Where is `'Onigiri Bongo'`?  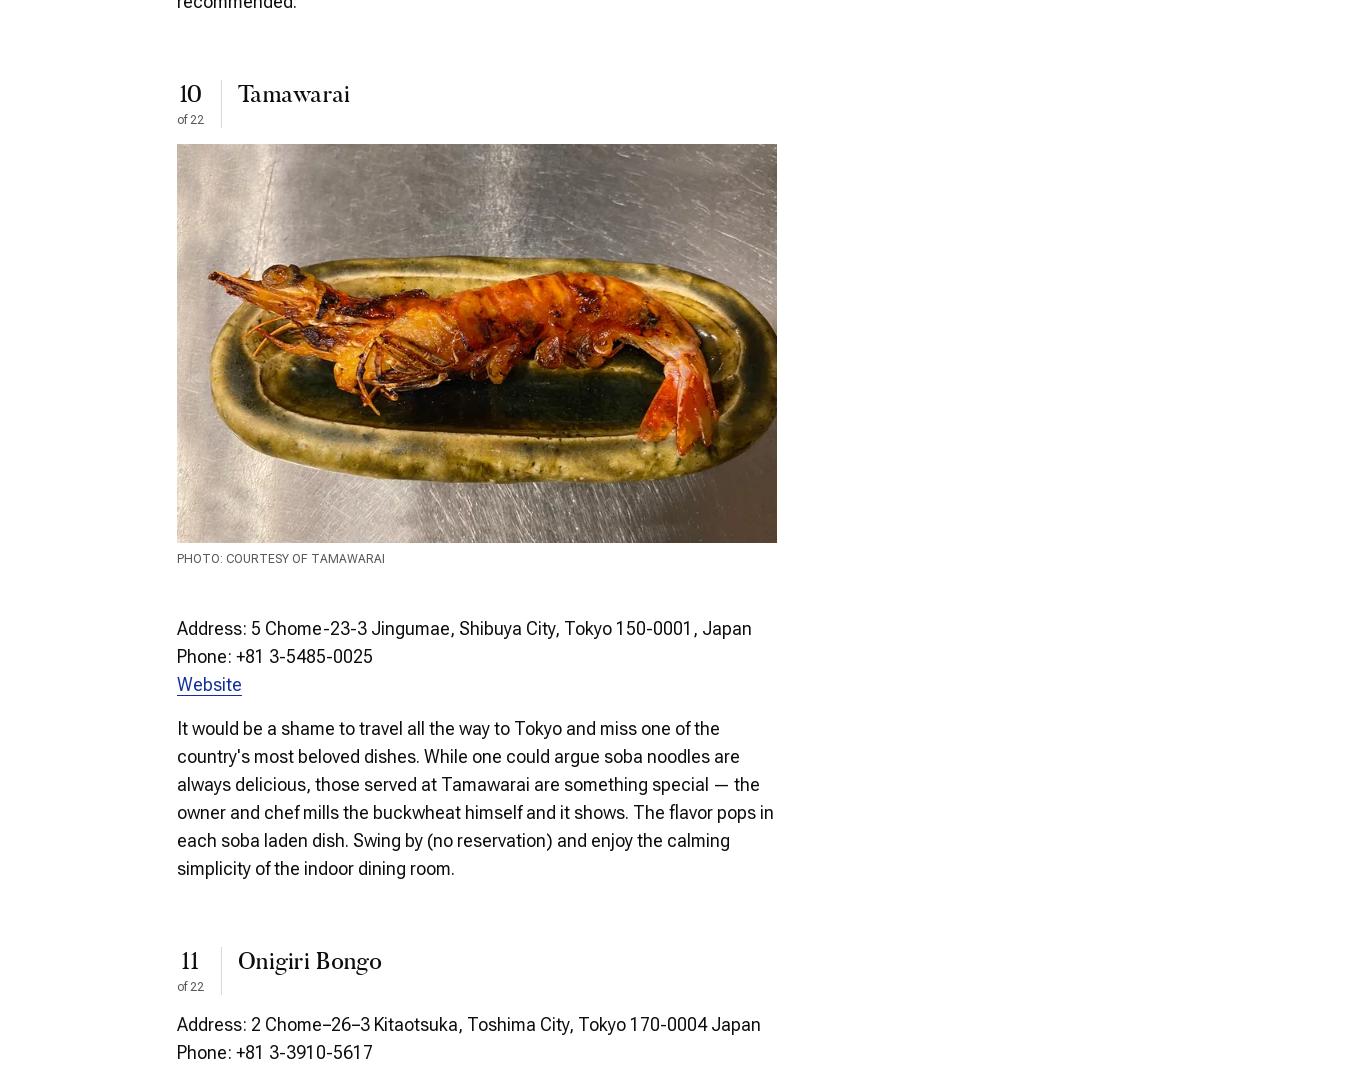
'Onigiri Bongo' is located at coordinates (308, 961).